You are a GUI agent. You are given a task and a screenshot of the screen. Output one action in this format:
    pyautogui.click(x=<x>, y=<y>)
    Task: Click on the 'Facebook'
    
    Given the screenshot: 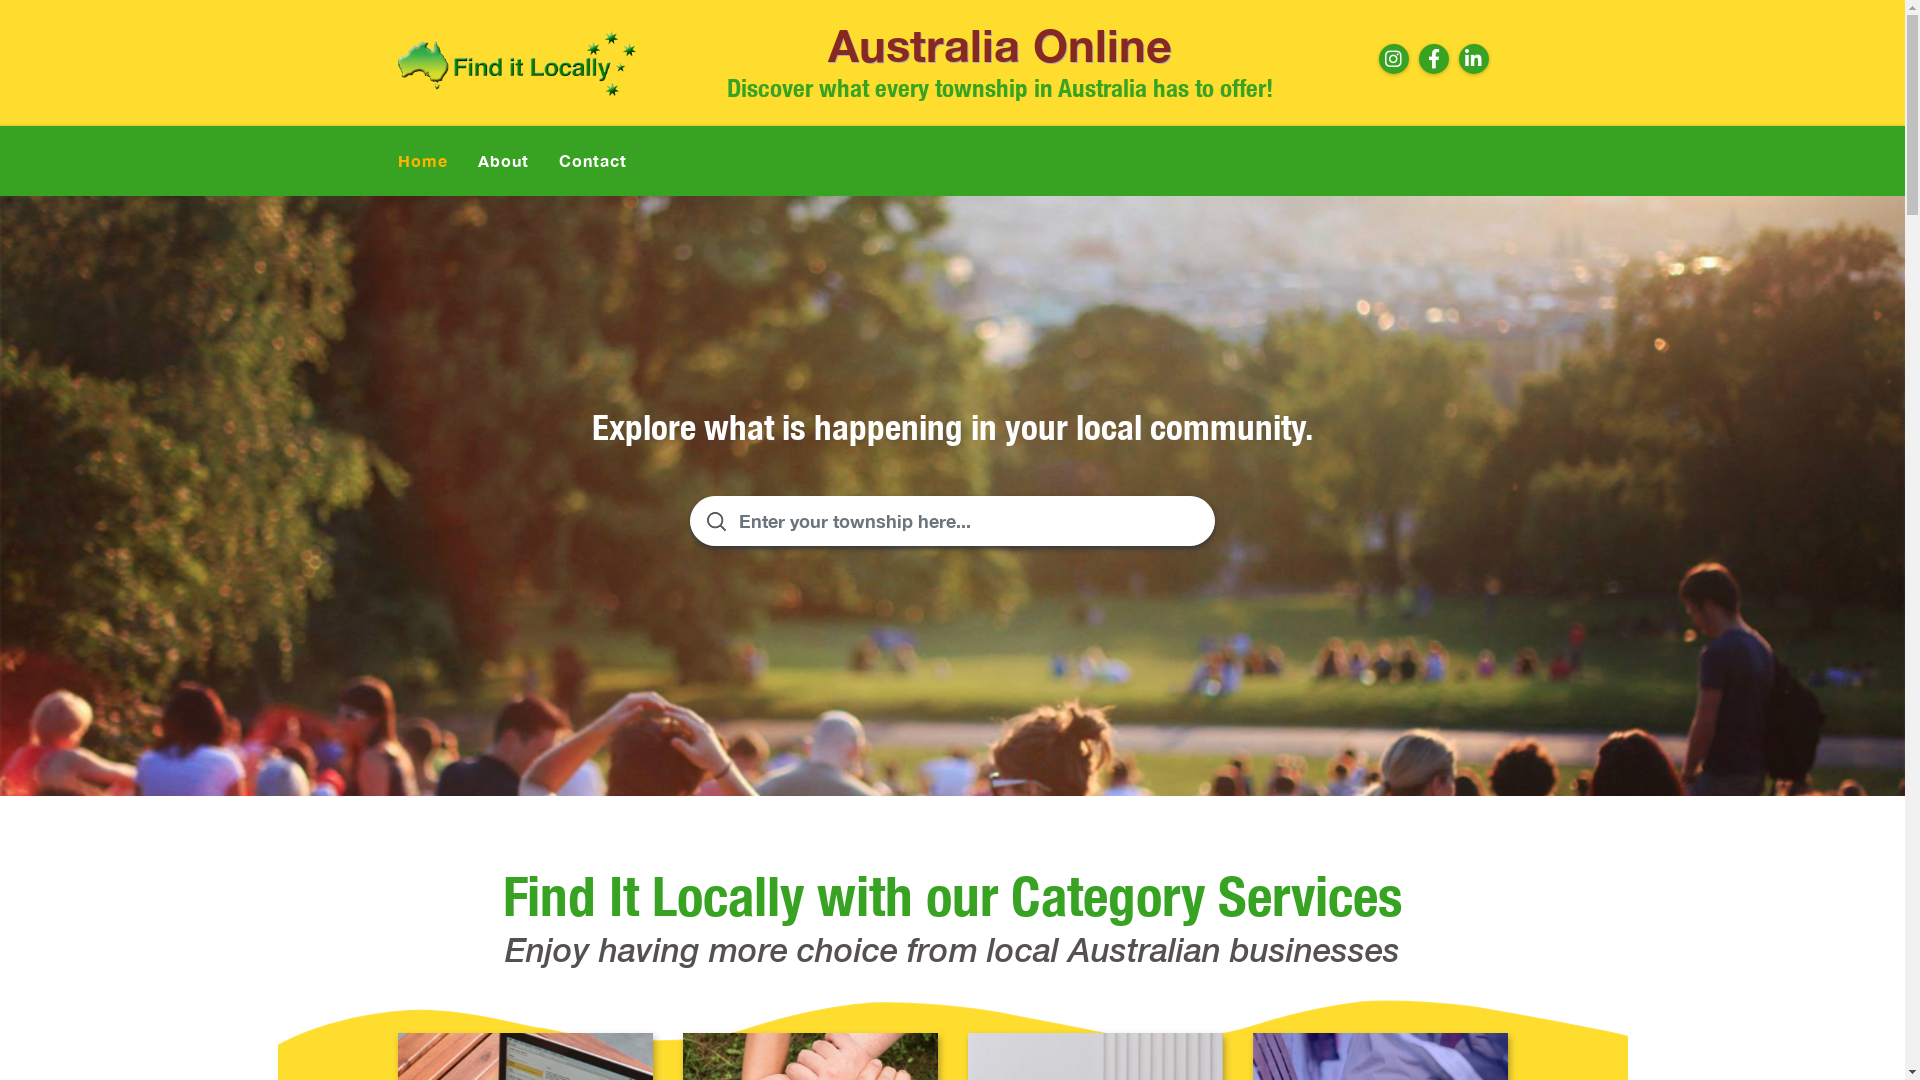 What is the action you would take?
    pyautogui.click(x=1433, y=57)
    